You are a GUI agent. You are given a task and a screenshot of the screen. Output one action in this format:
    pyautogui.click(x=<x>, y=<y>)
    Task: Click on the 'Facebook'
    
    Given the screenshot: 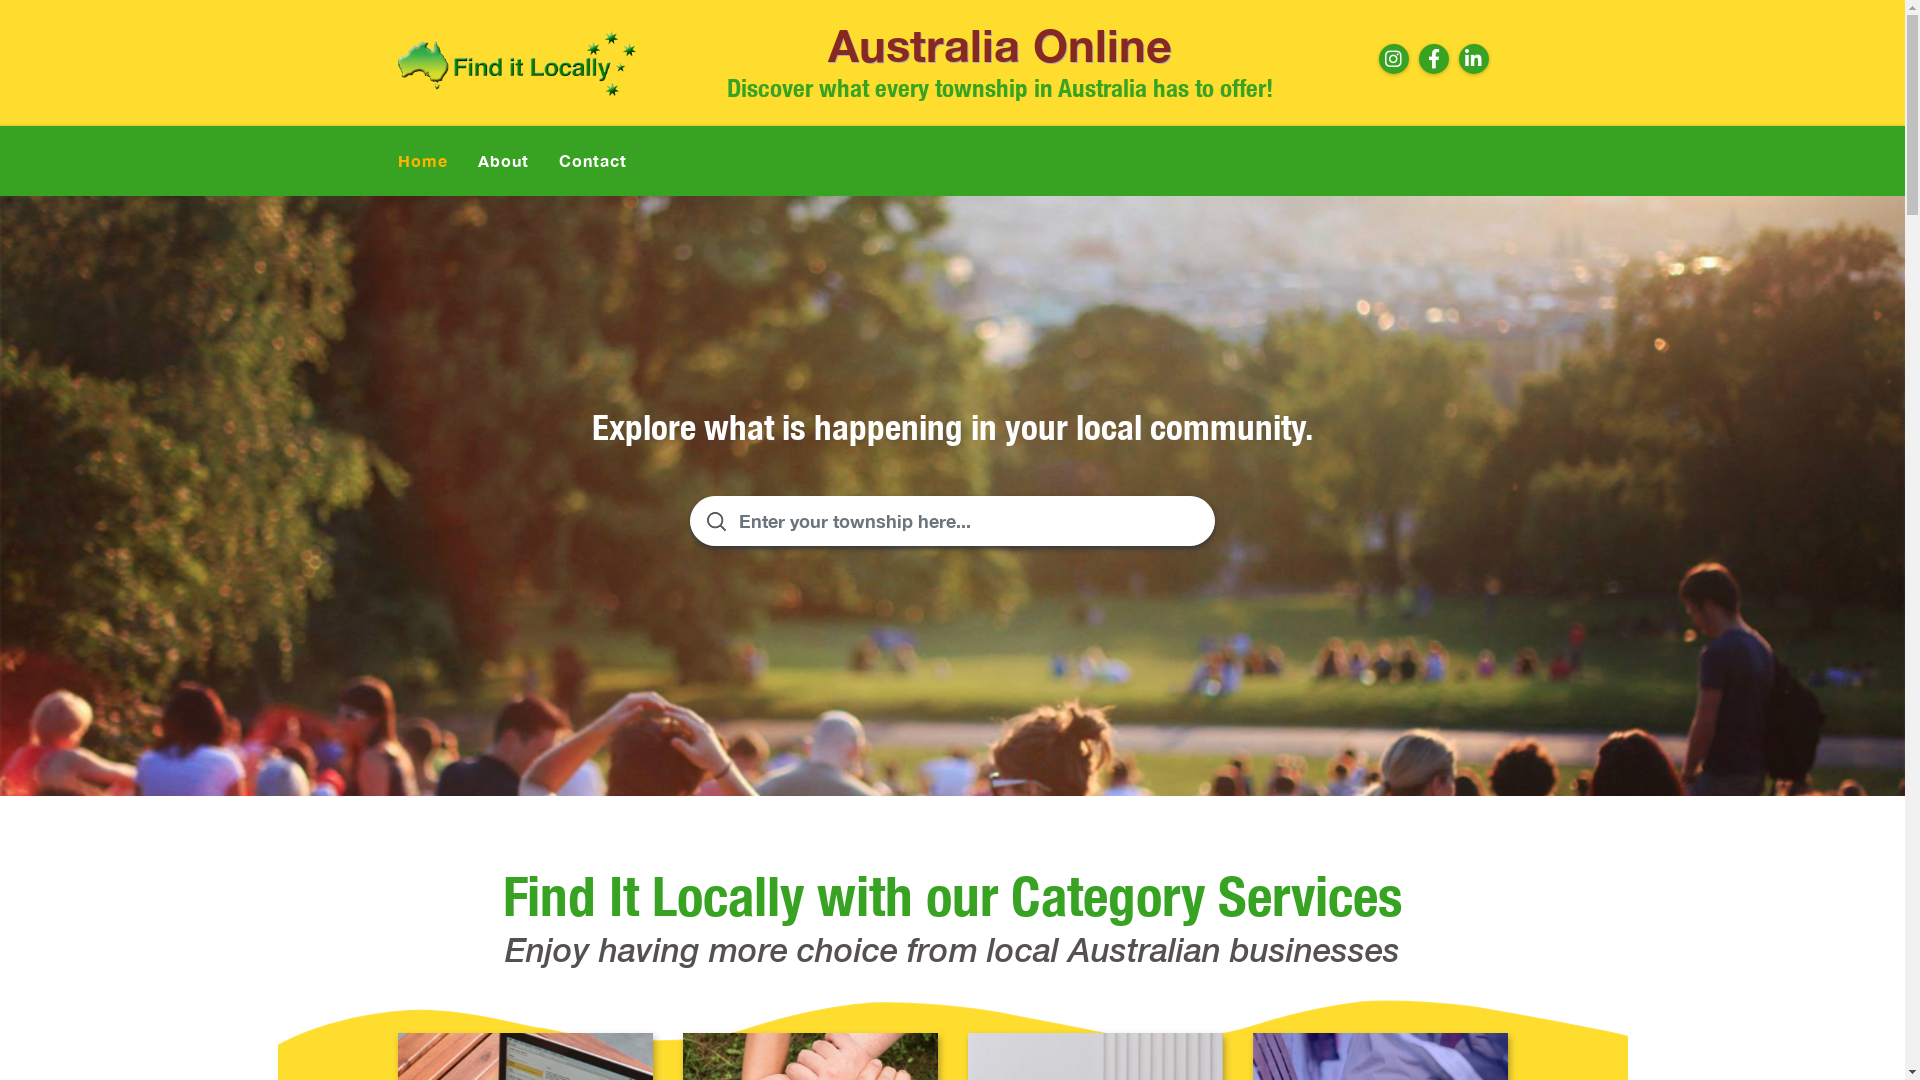 What is the action you would take?
    pyautogui.click(x=1433, y=57)
    